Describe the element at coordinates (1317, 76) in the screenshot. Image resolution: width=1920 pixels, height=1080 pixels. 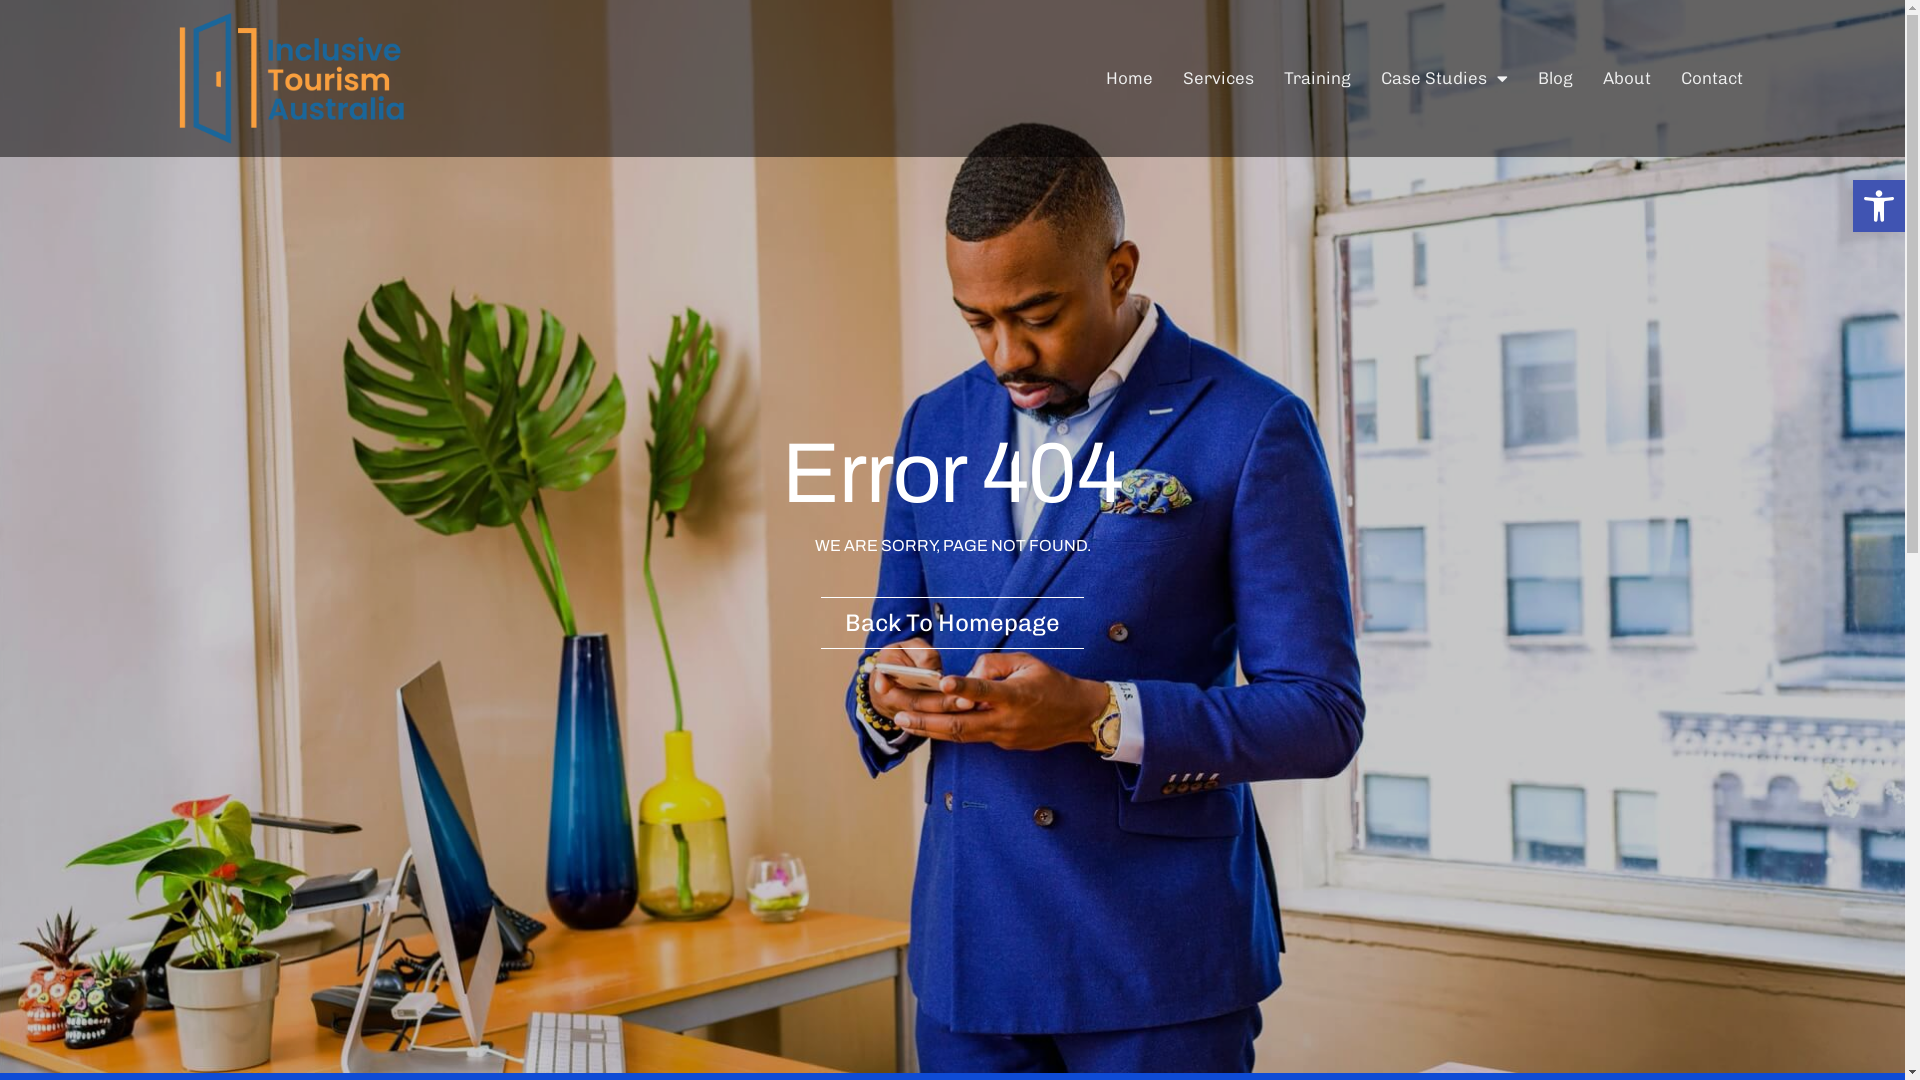
I see `'Training'` at that location.